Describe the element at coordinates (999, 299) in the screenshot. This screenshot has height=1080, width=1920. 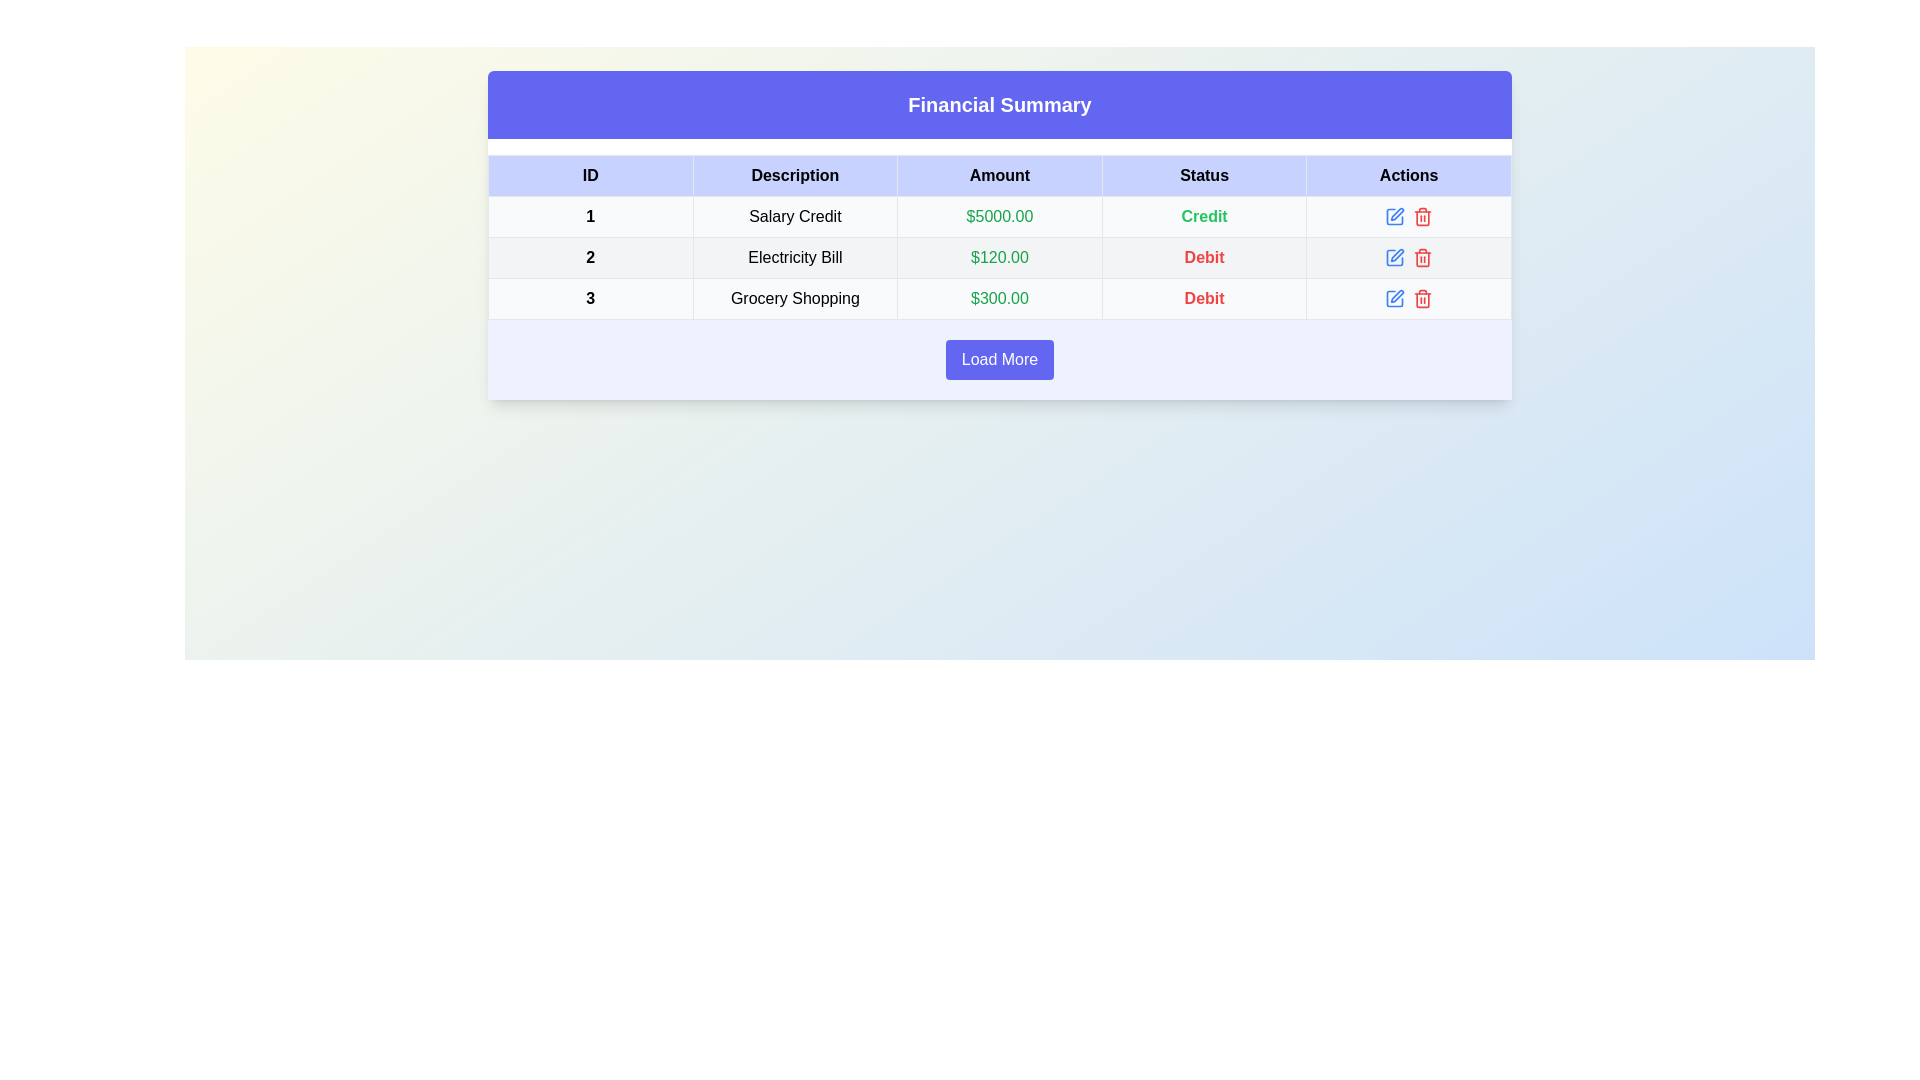
I see `the table row displaying transaction details for ID '3', which includes 'Grocery Shopping' for an amount of '$300.00' in green text and status 'Debit' in red text` at that location.